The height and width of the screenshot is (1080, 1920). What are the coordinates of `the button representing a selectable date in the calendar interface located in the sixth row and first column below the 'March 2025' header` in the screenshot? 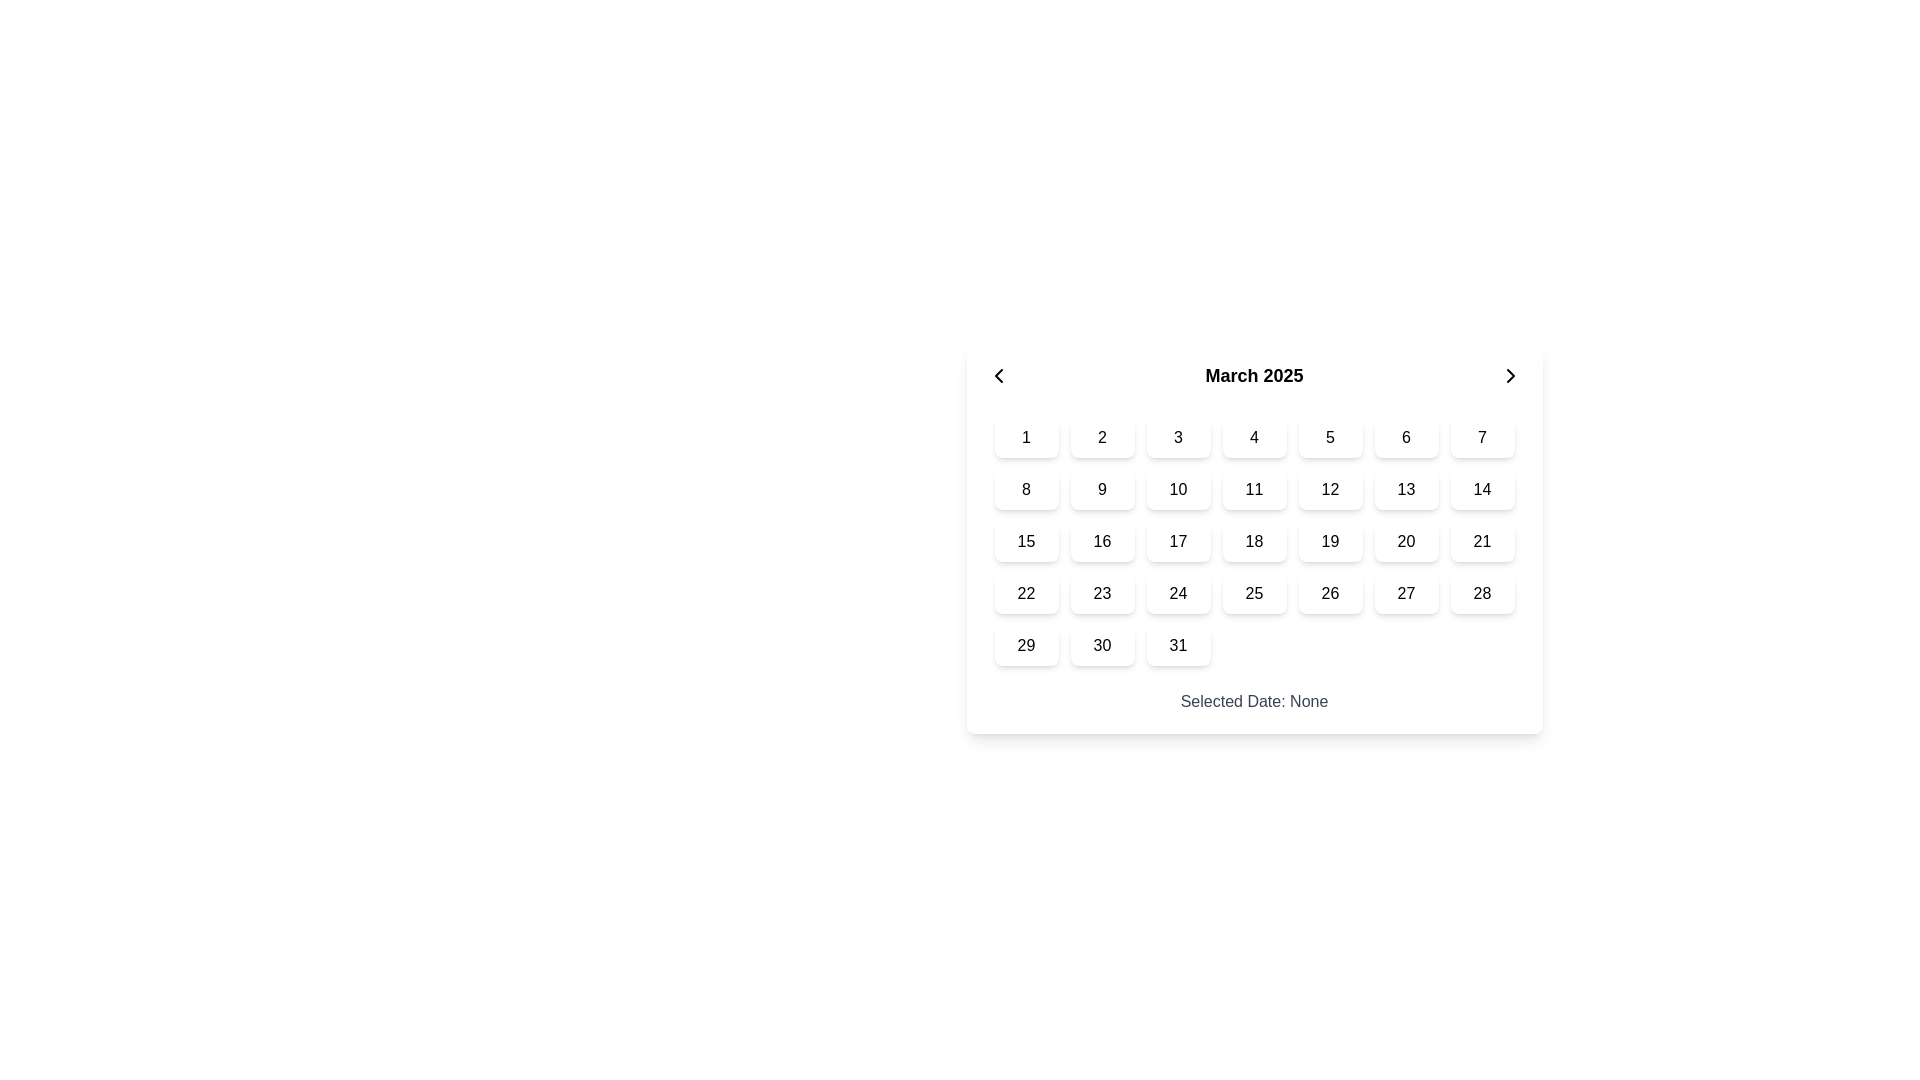 It's located at (1026, 593).